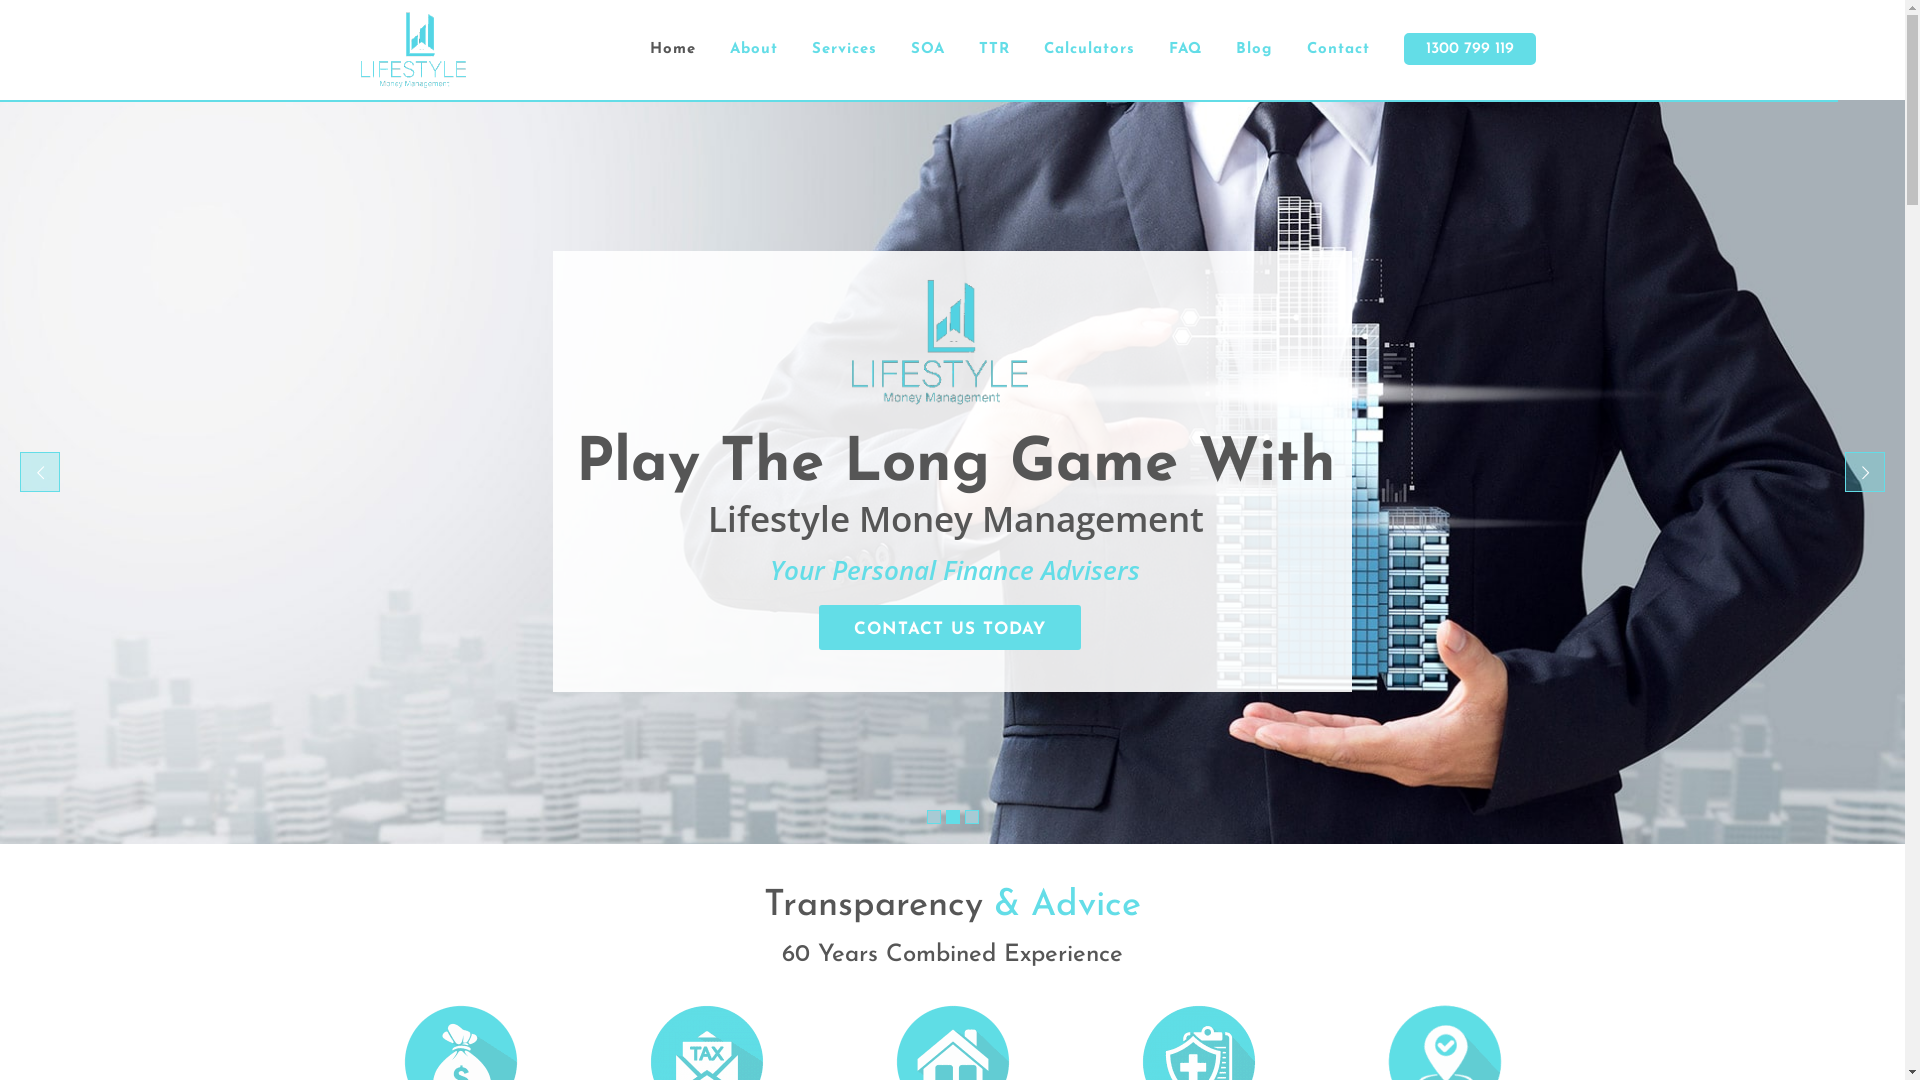  What do you see at coordinates (926, 49) in the screenshot?
I see `'SOA'` at bounding box center [926, 49].